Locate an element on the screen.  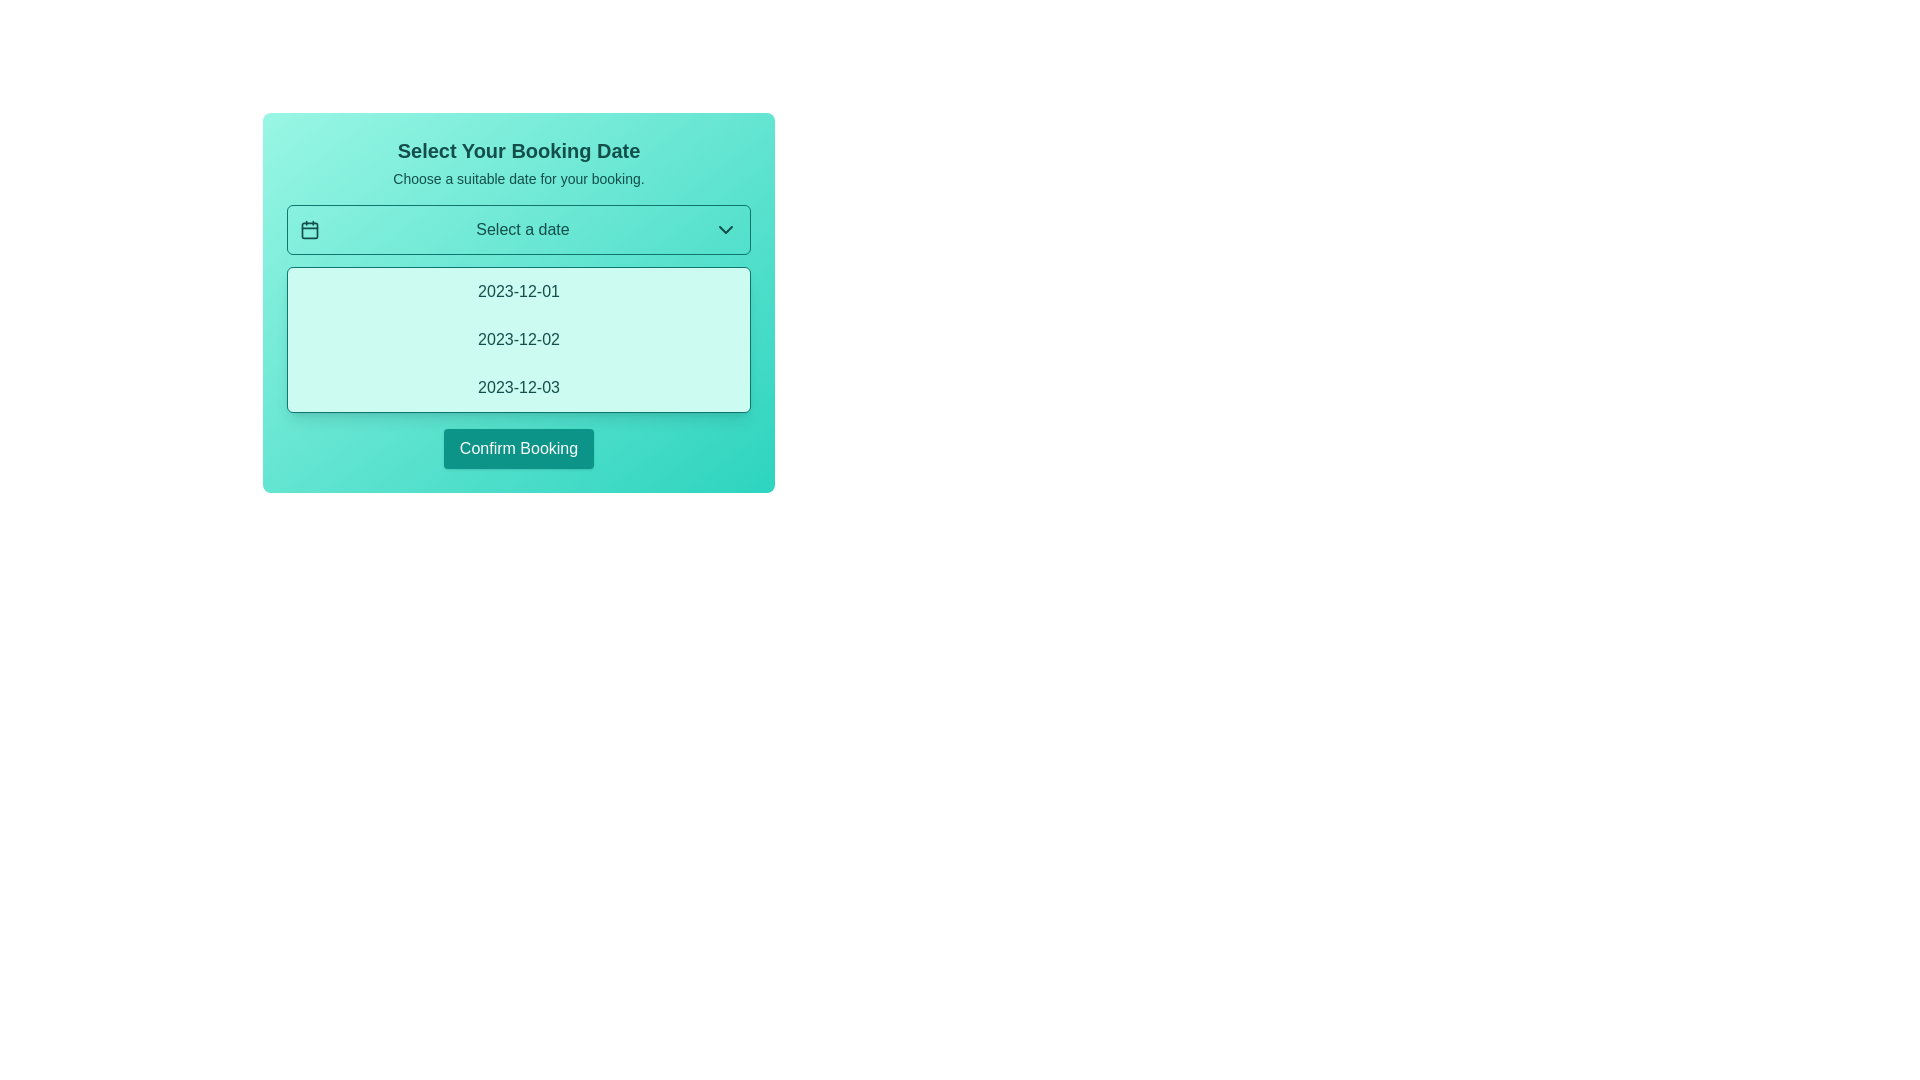
the chevron icon on the far right of the date selection bar is located at coordinates (724, 229).